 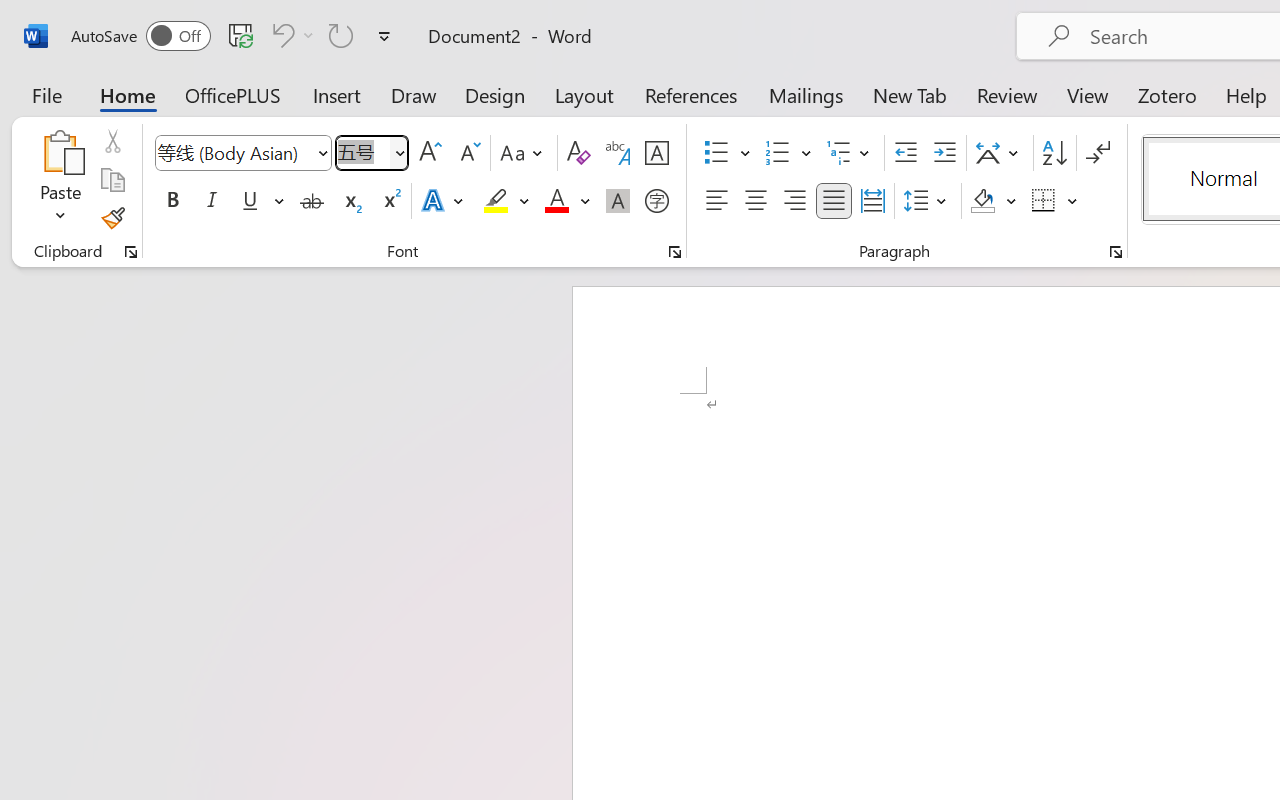 I want to click on 'Decrease Indent', so click(x=905, y=153).